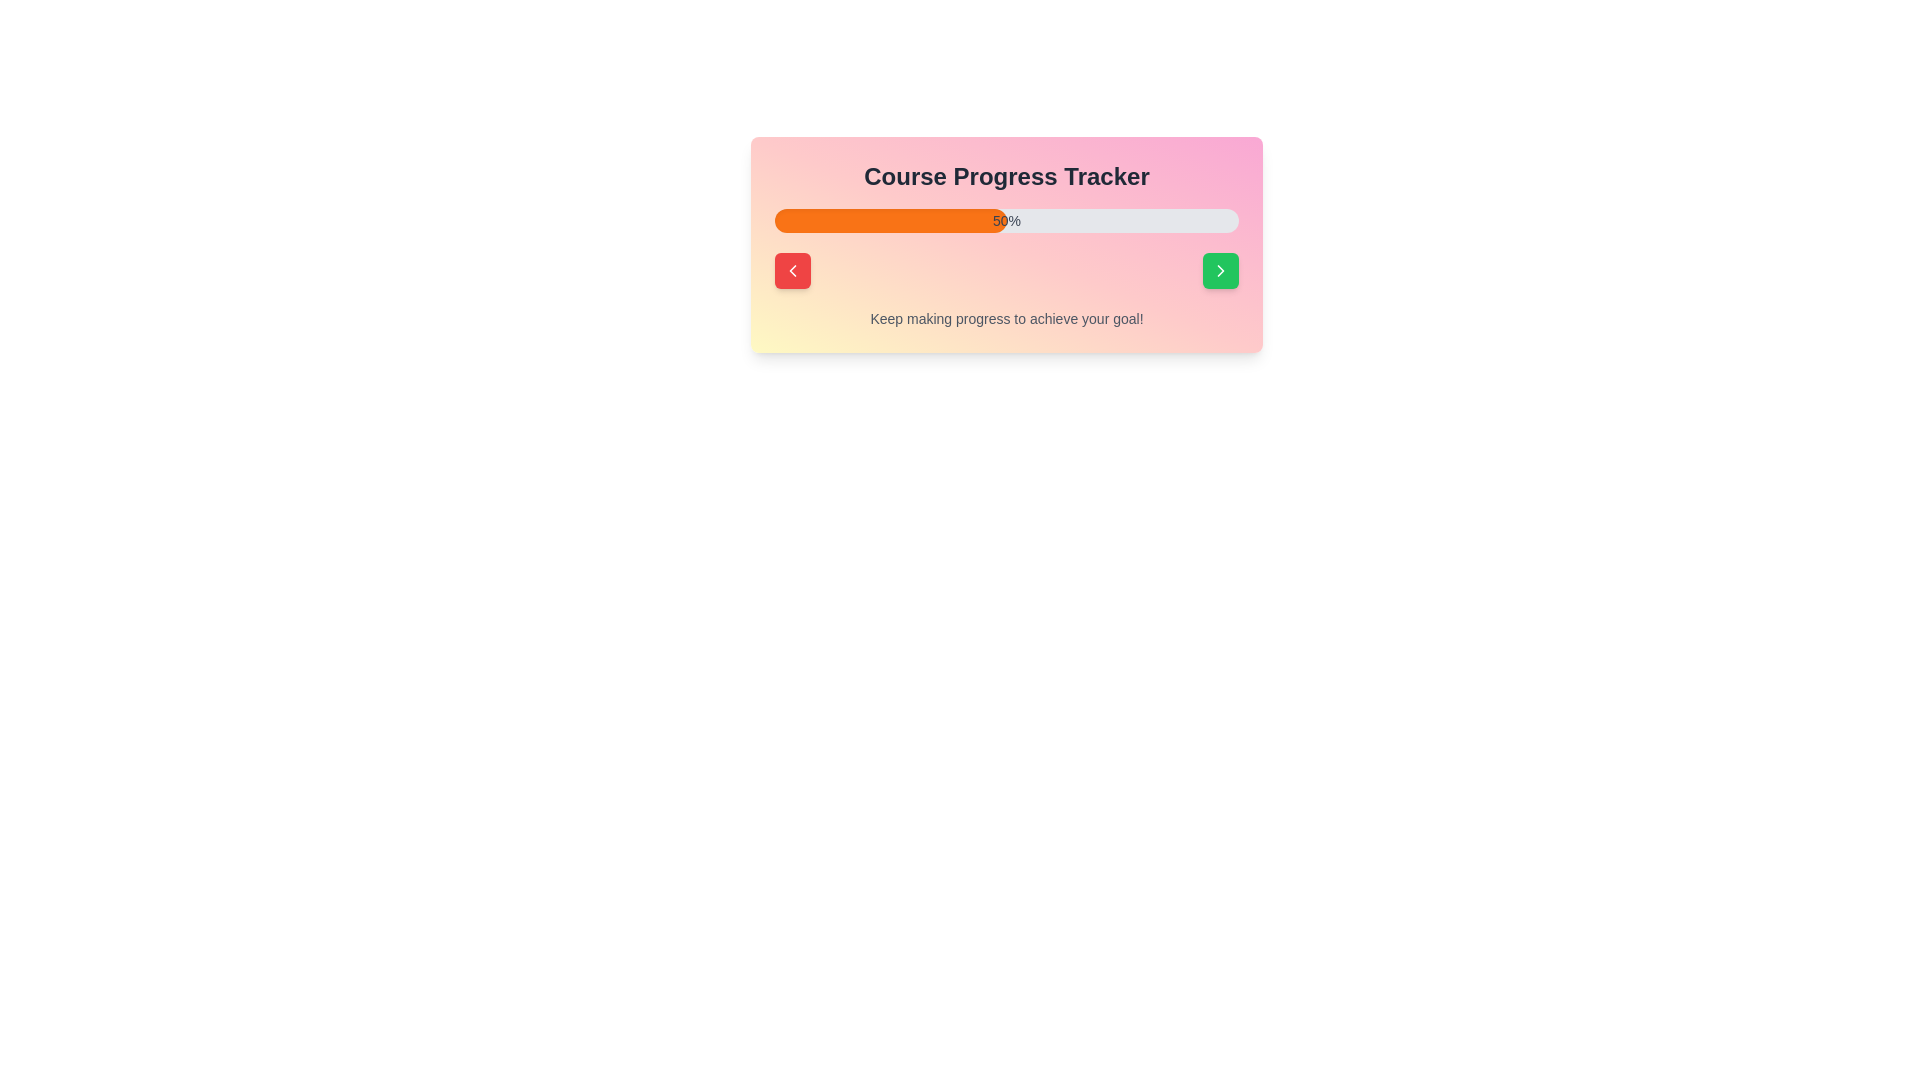 Image resolution: width=1920 pixels, height=1080 pixels. What do you see at coordinates (1219, 270) in the screenshot?
I see `the green navigation button icon to move the user forward in the progress tracker interface` at bounding box center [1219, 270].